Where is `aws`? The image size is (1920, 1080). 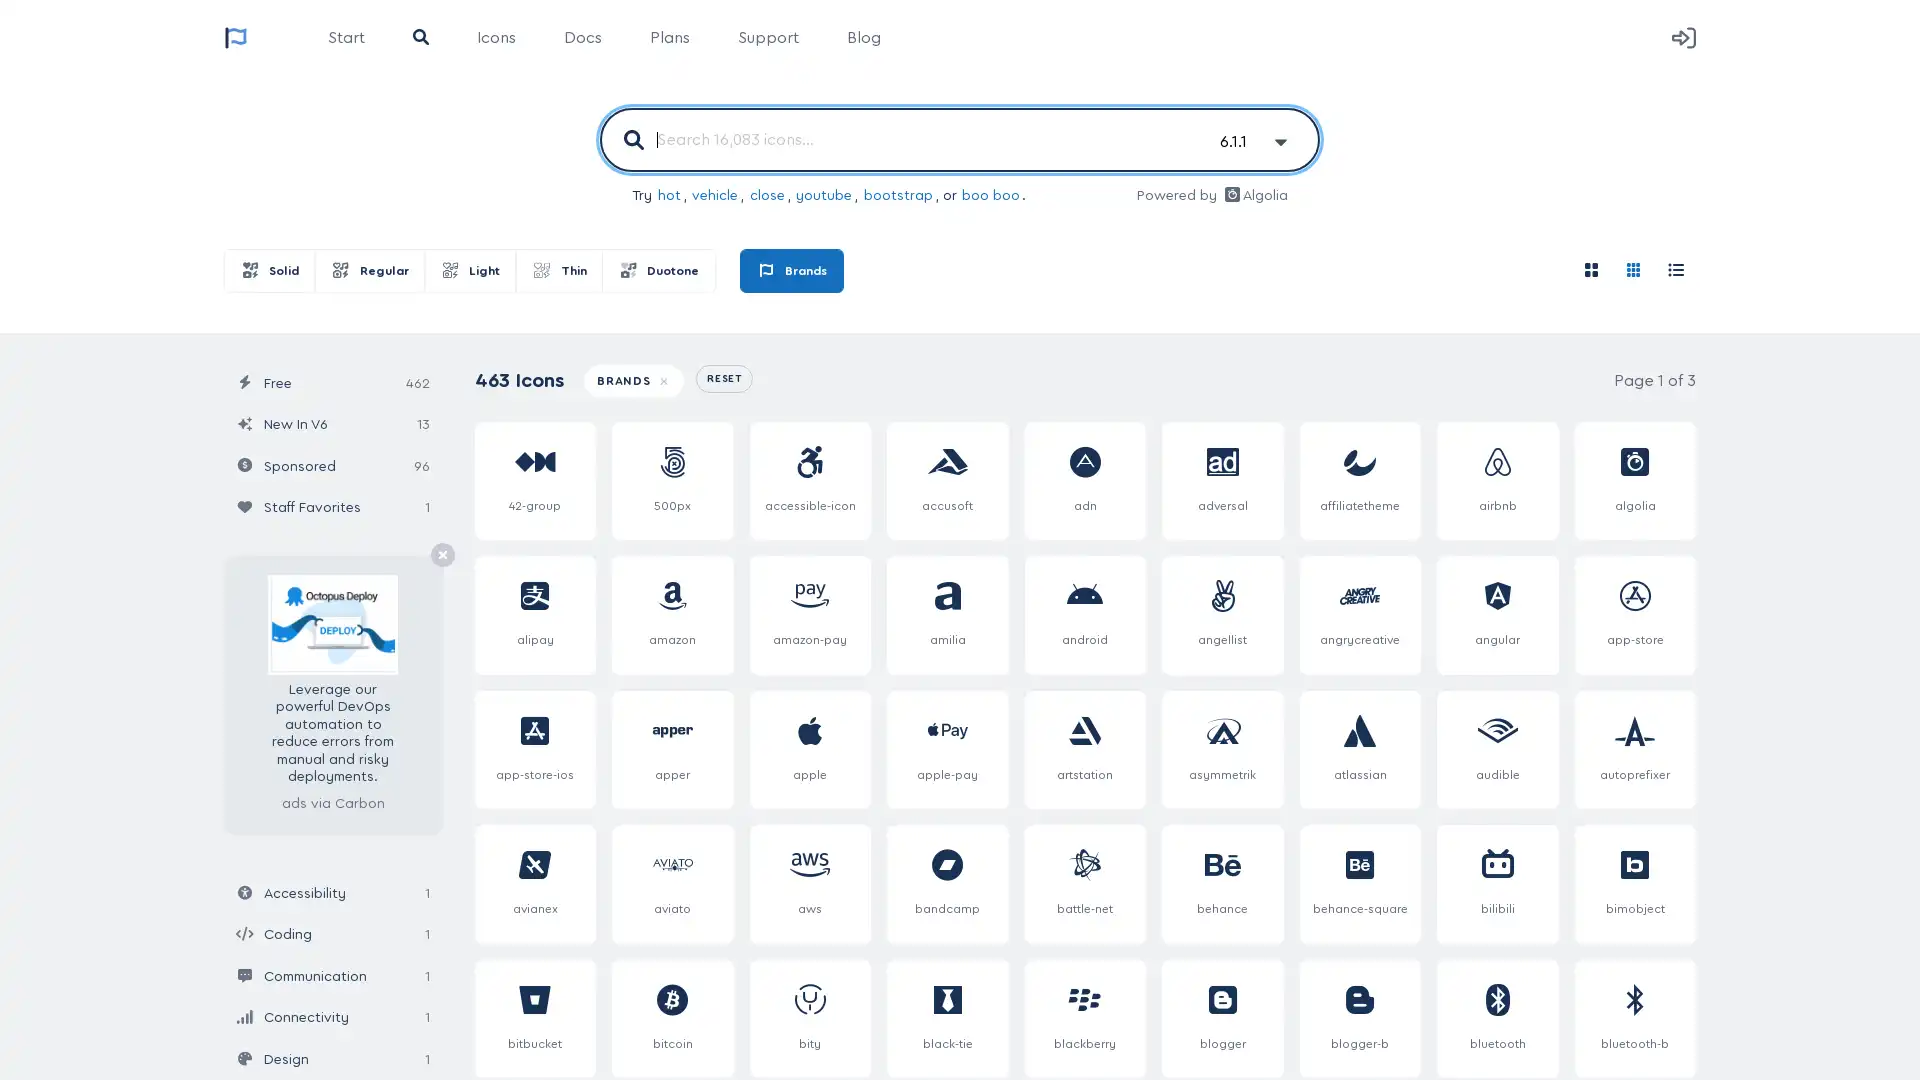 aws is located at coordinates (810, 897).